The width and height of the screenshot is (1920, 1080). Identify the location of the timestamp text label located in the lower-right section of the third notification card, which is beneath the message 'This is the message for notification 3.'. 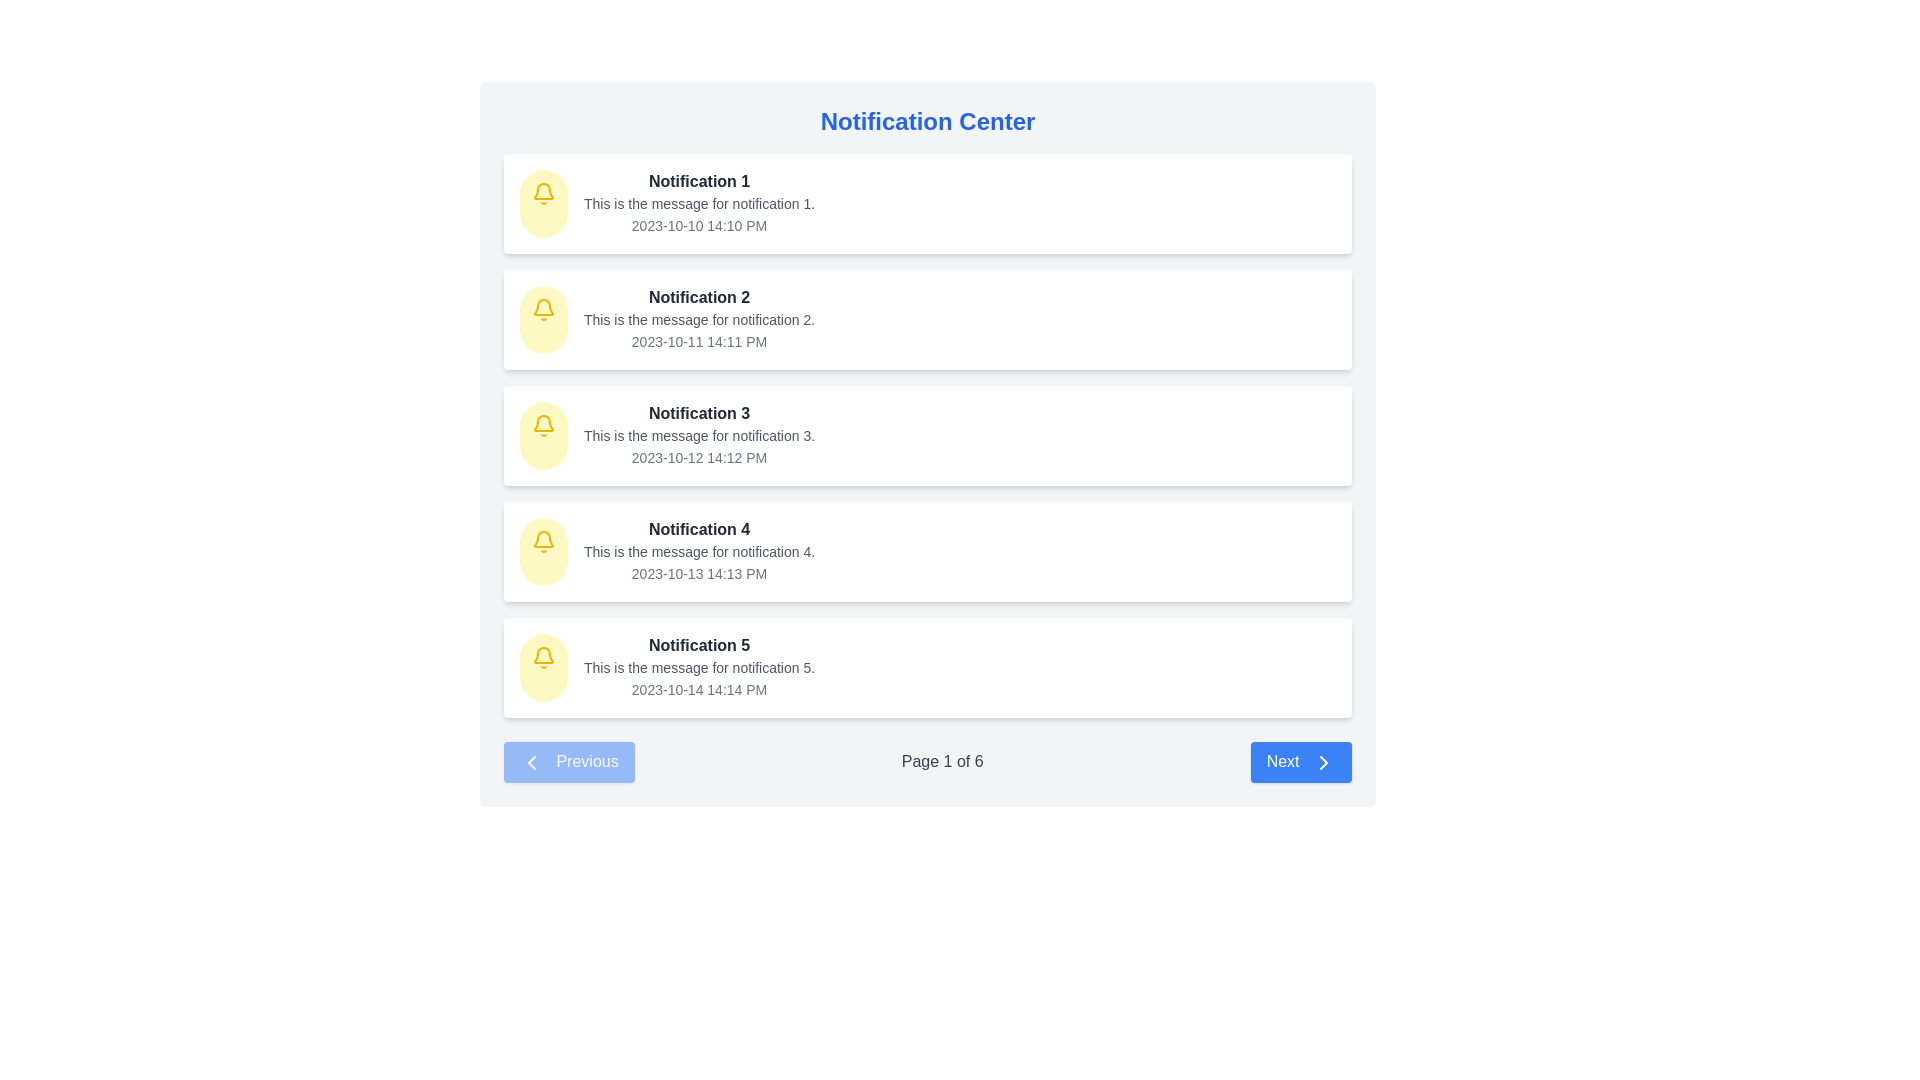
(699, 458).